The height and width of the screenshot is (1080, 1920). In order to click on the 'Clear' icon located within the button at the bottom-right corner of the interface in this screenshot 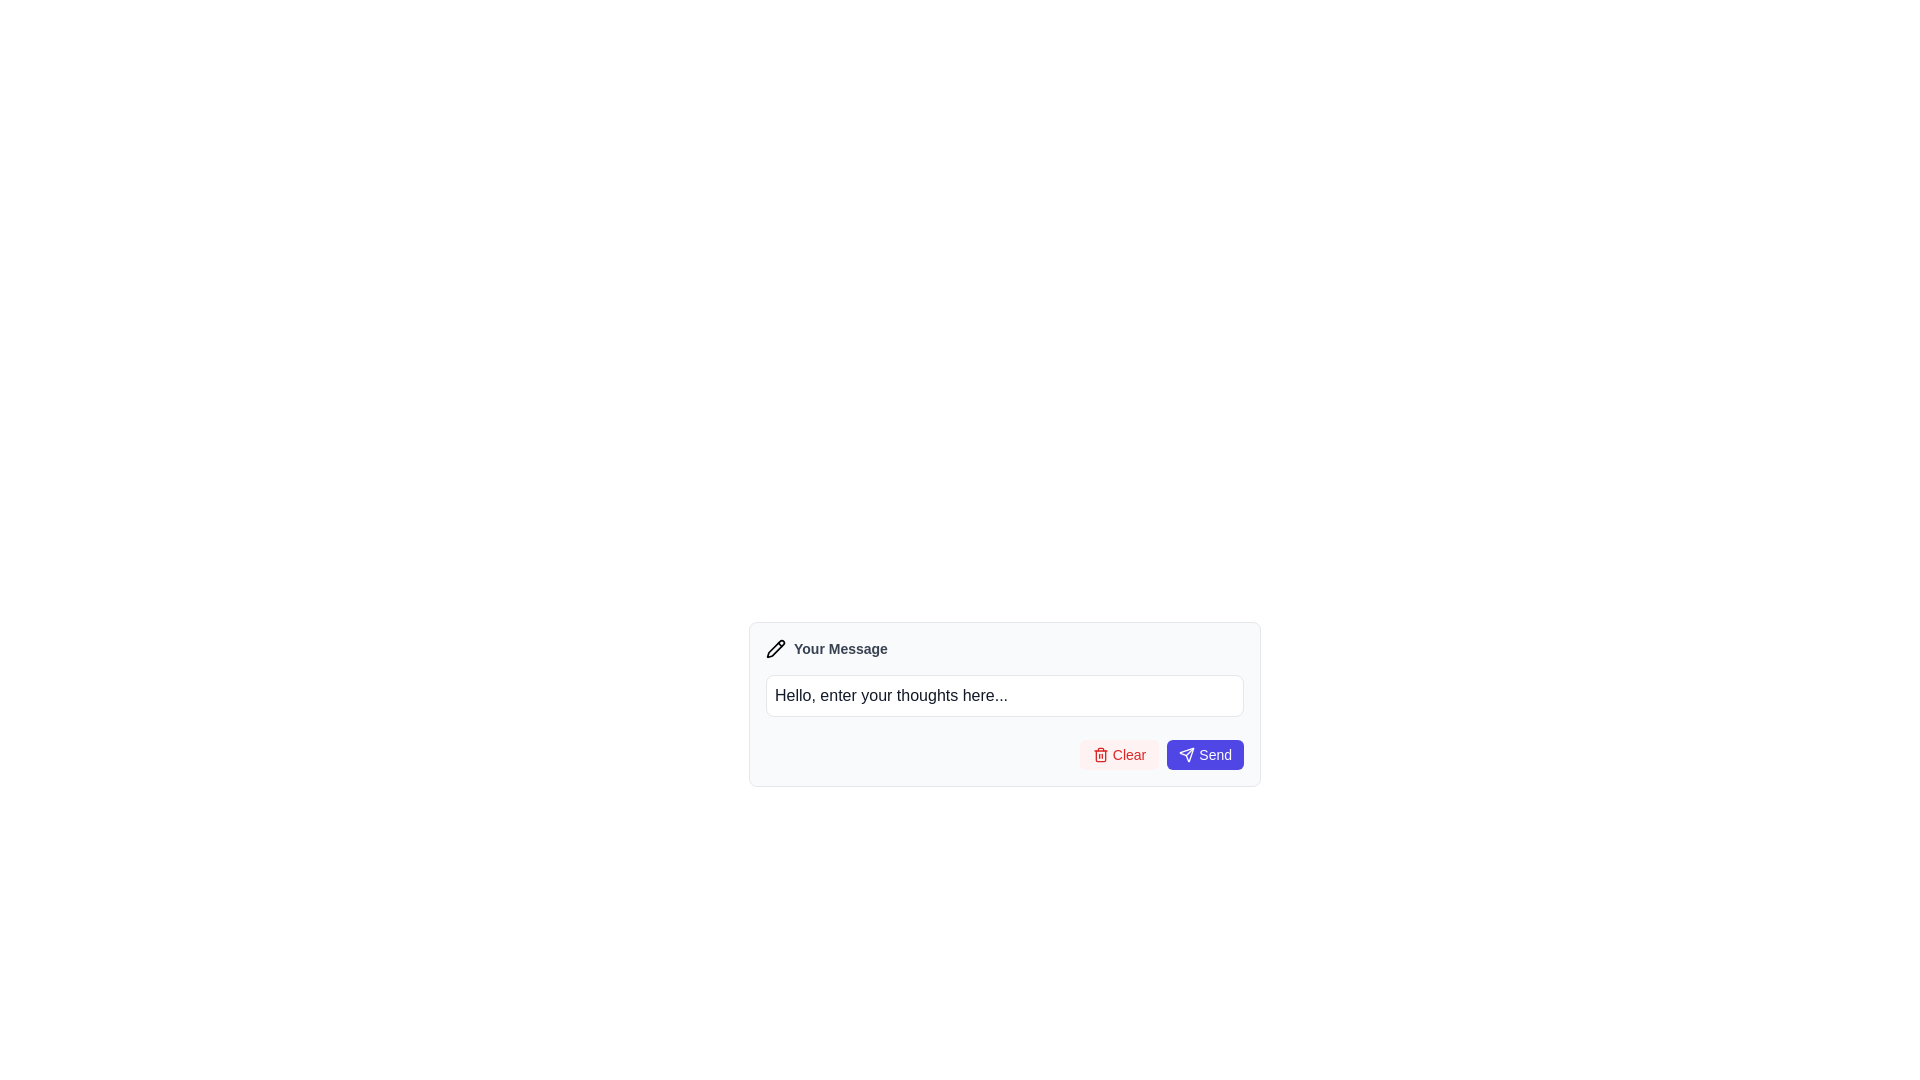, I will do `click(1099, 755)`.